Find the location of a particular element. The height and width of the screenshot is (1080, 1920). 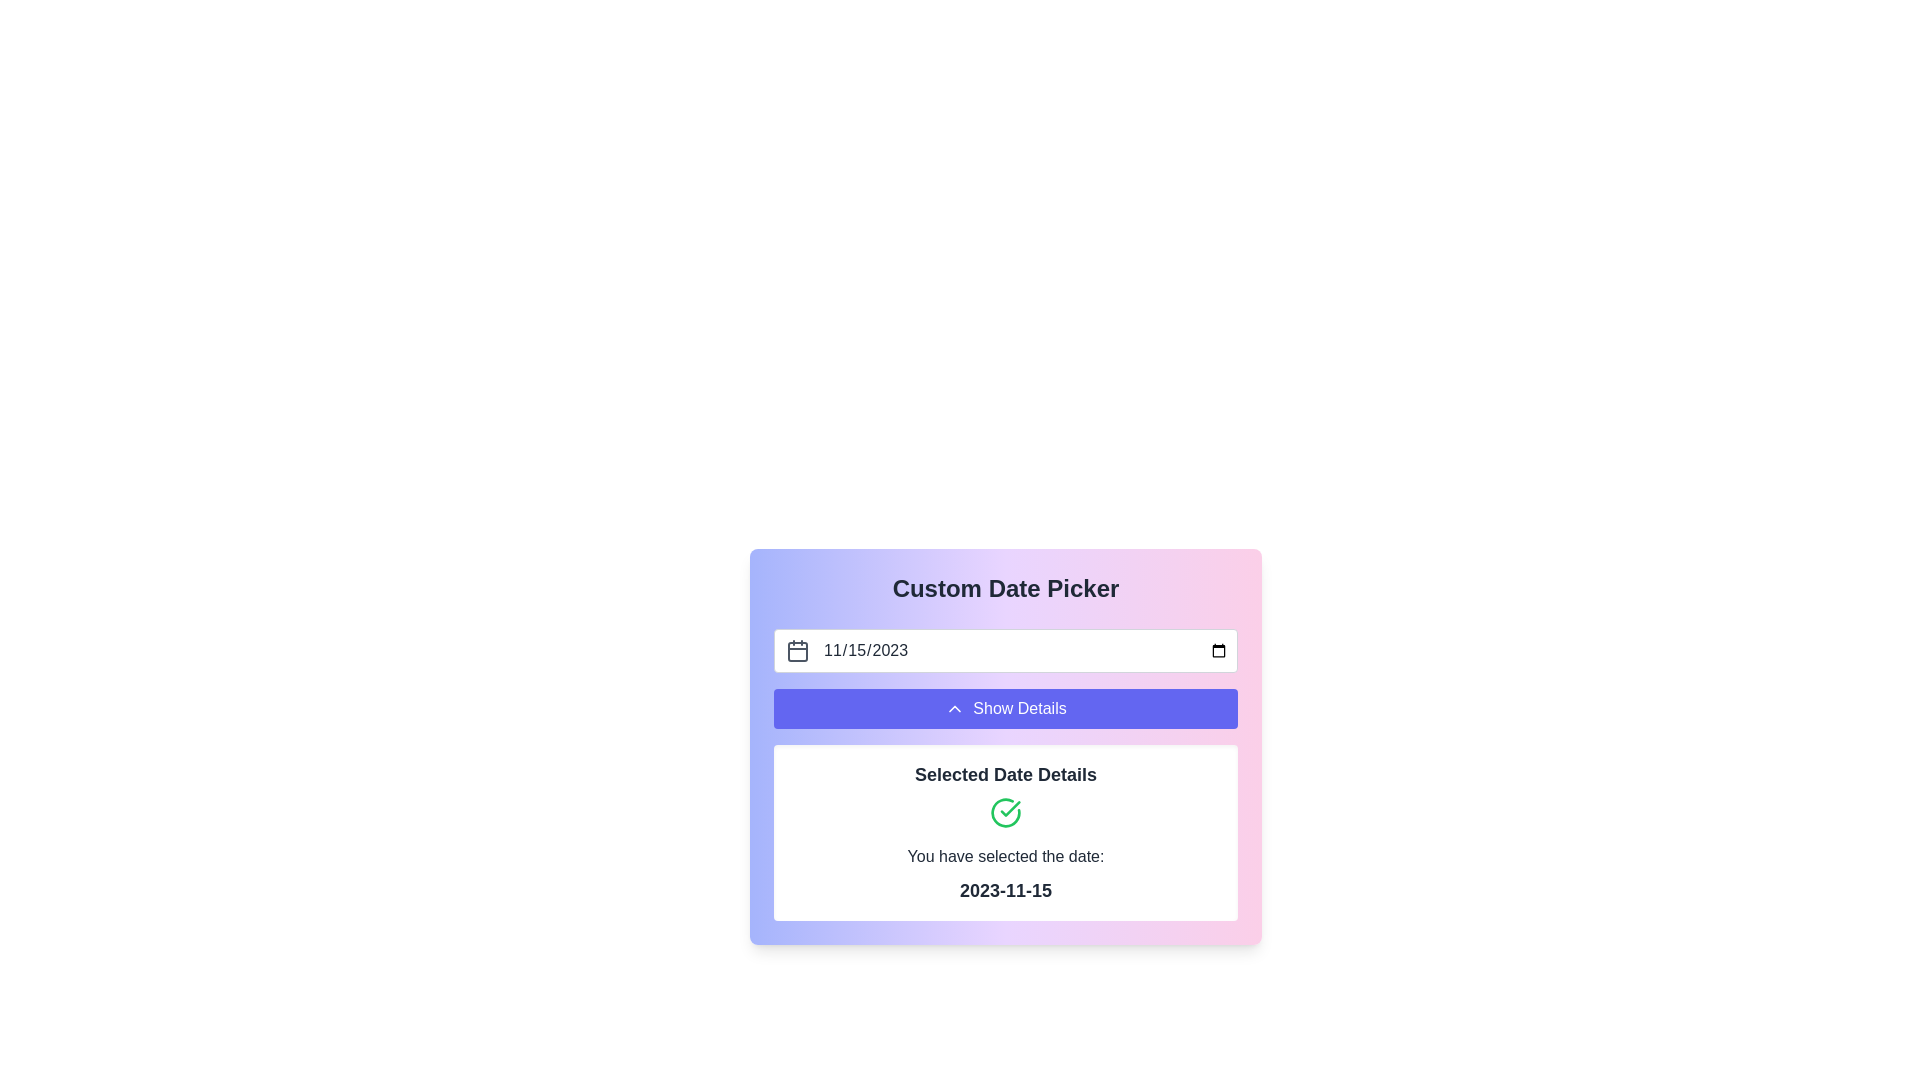

text 'Selected Date Details' which is displayed in bold and larger font above the content describing the selected date, located within a white box in the date display section is located at coordinates (1006, 774).